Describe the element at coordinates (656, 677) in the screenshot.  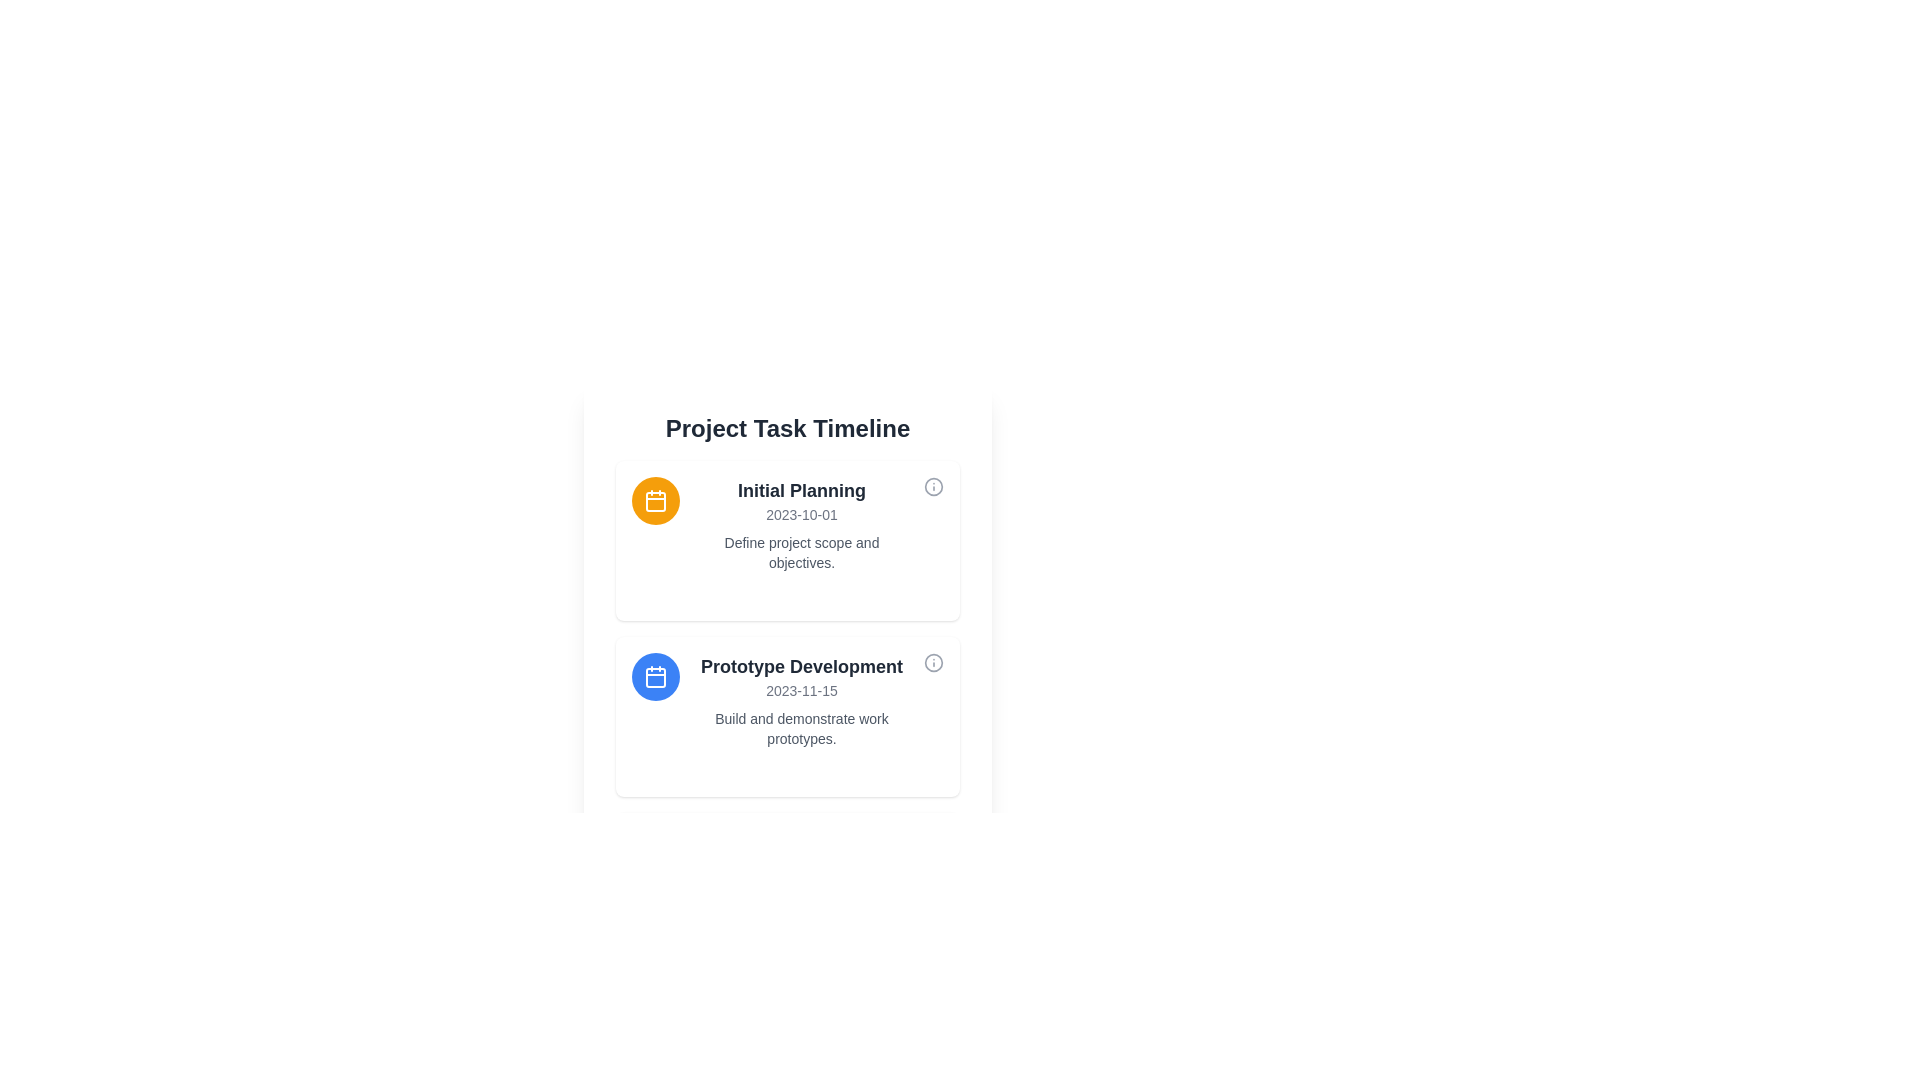
I see `the calendar icon component located to the left of the task named 'Prototype Development'` at that location.